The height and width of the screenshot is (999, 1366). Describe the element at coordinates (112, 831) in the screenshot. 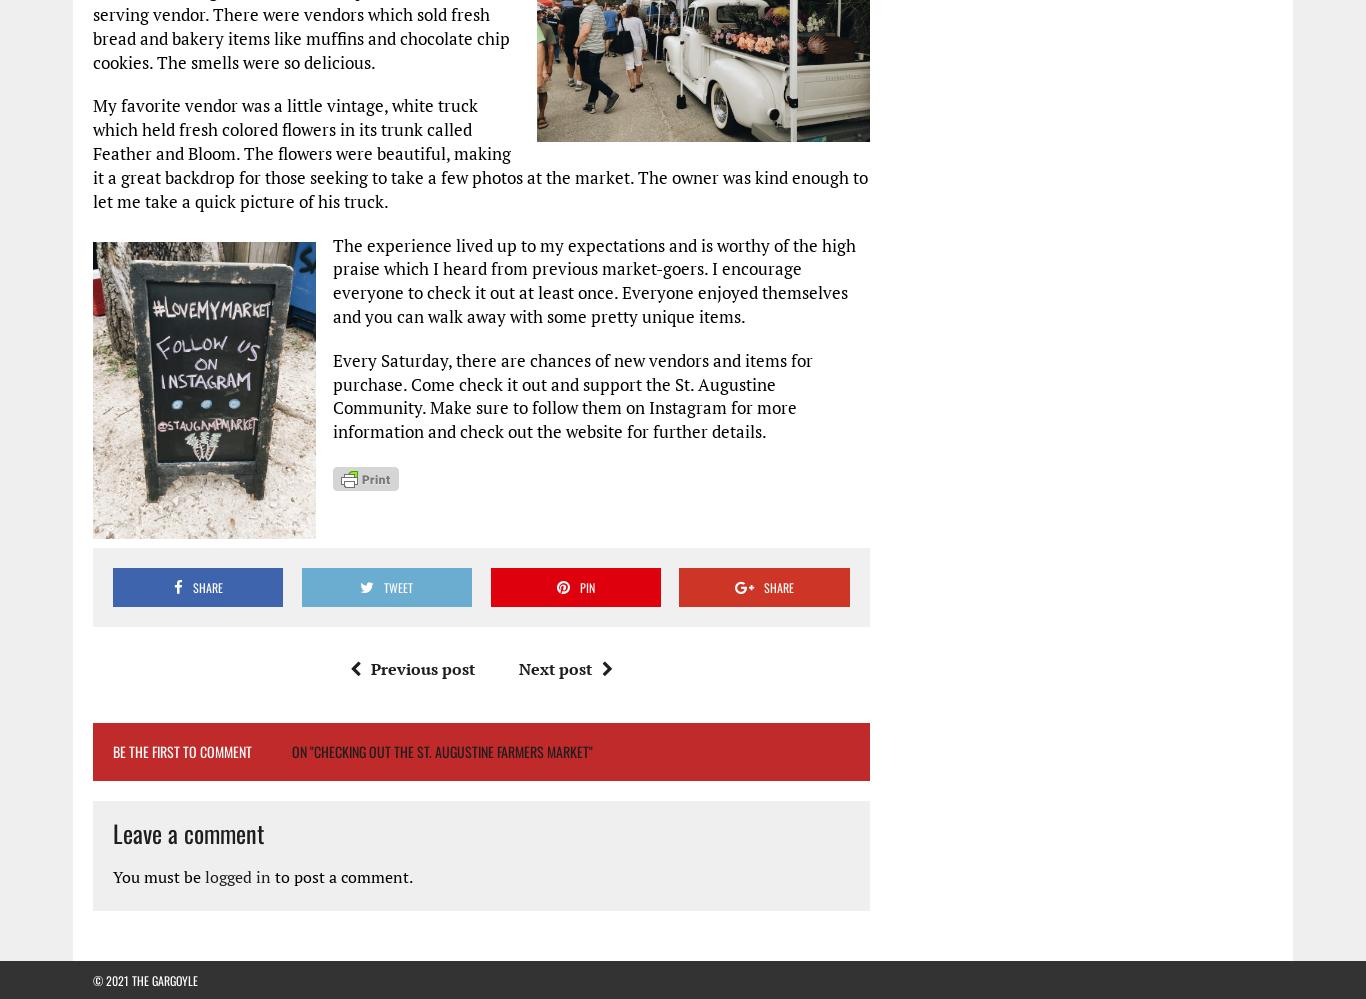

I see `'Leave a comment'` at that location.